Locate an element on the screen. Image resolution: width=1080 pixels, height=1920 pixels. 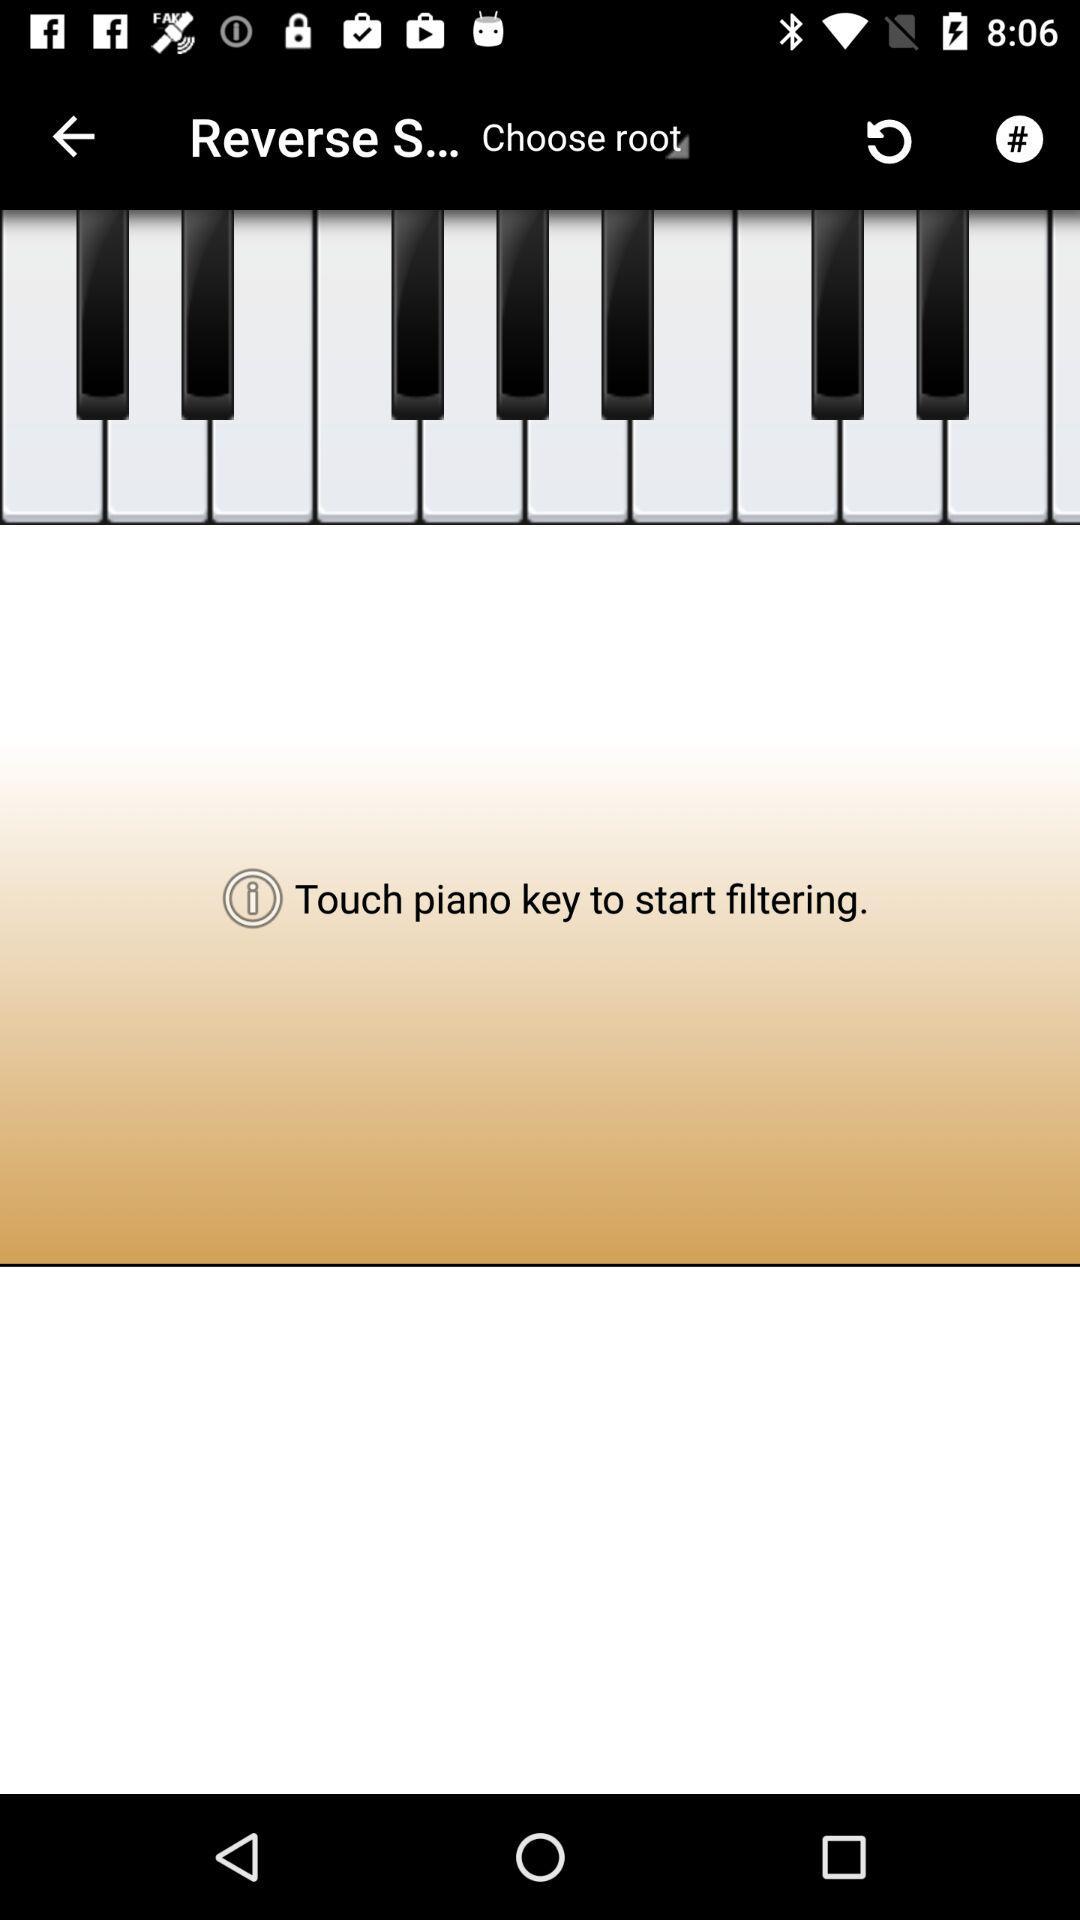
icon above touch piano key item is located at coordinates (626, 314).